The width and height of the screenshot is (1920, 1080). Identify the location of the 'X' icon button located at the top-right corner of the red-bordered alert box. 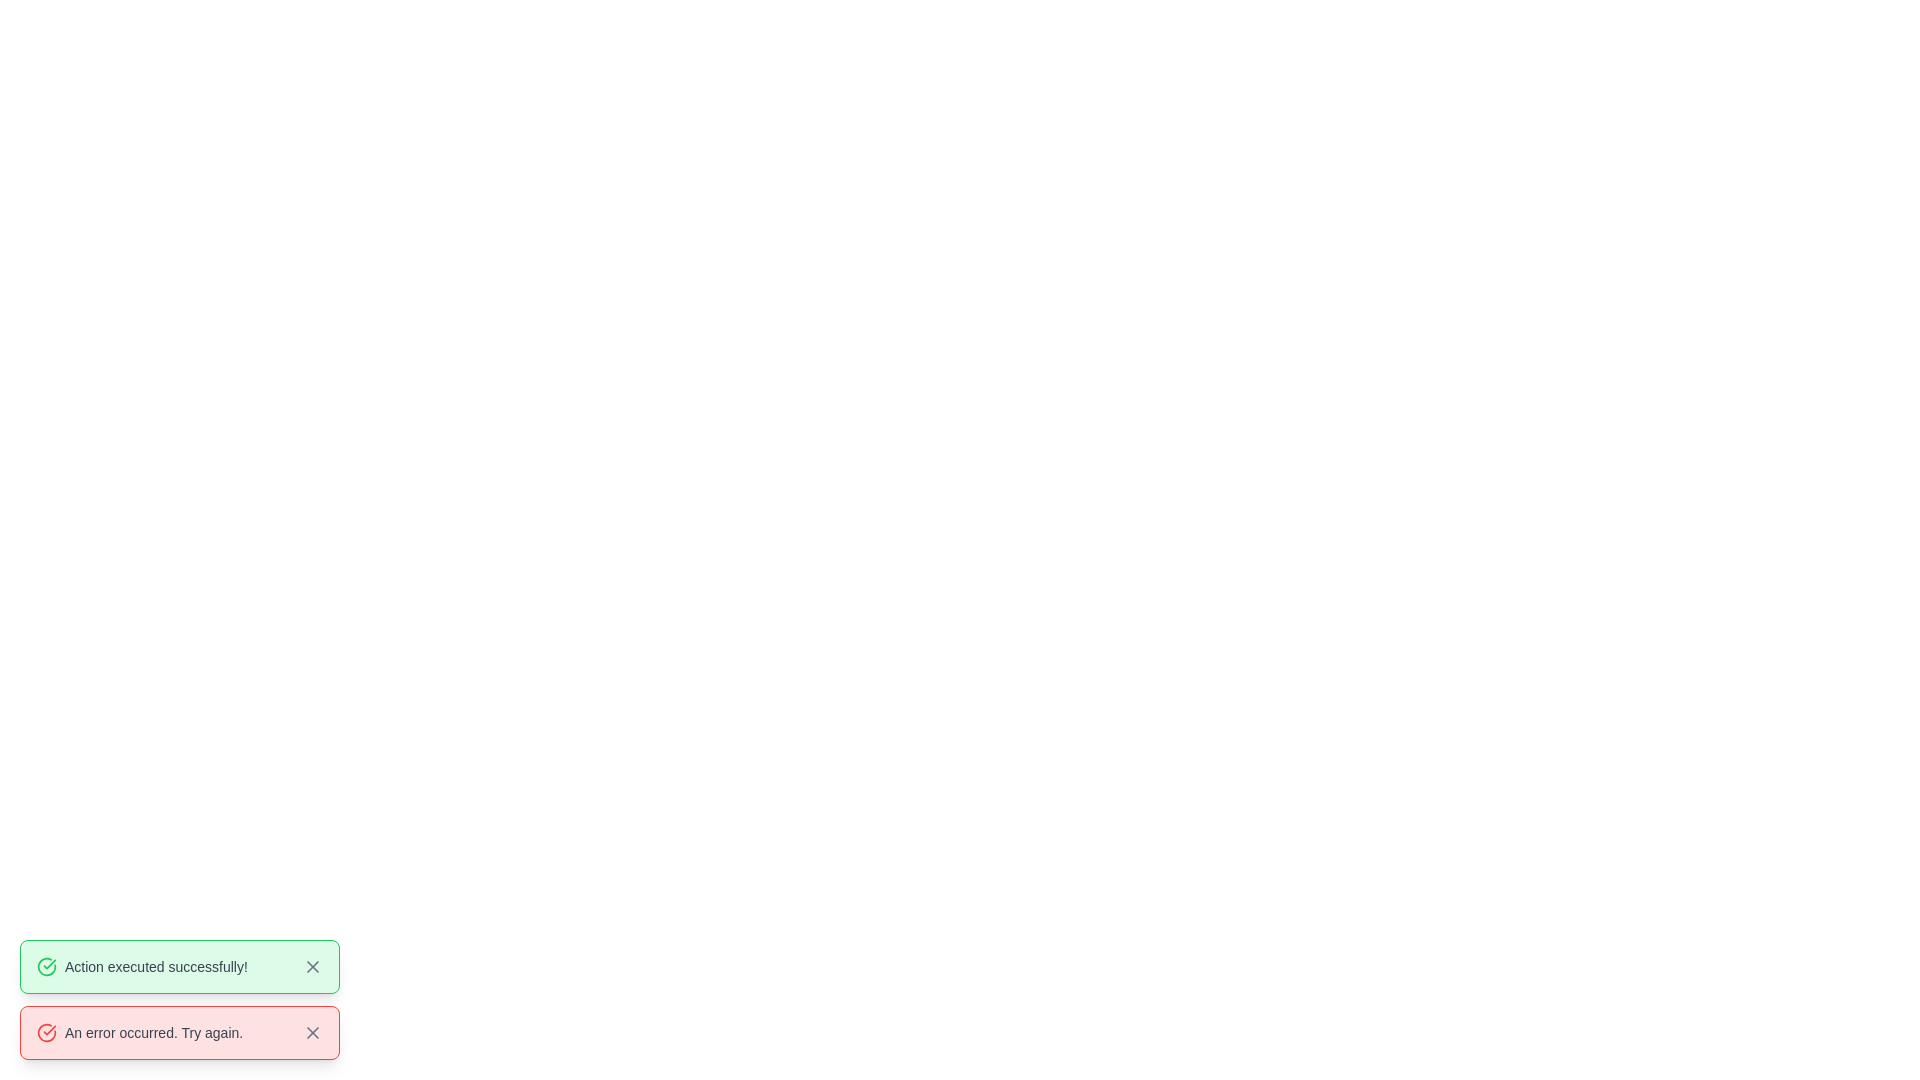
(311, 1033).